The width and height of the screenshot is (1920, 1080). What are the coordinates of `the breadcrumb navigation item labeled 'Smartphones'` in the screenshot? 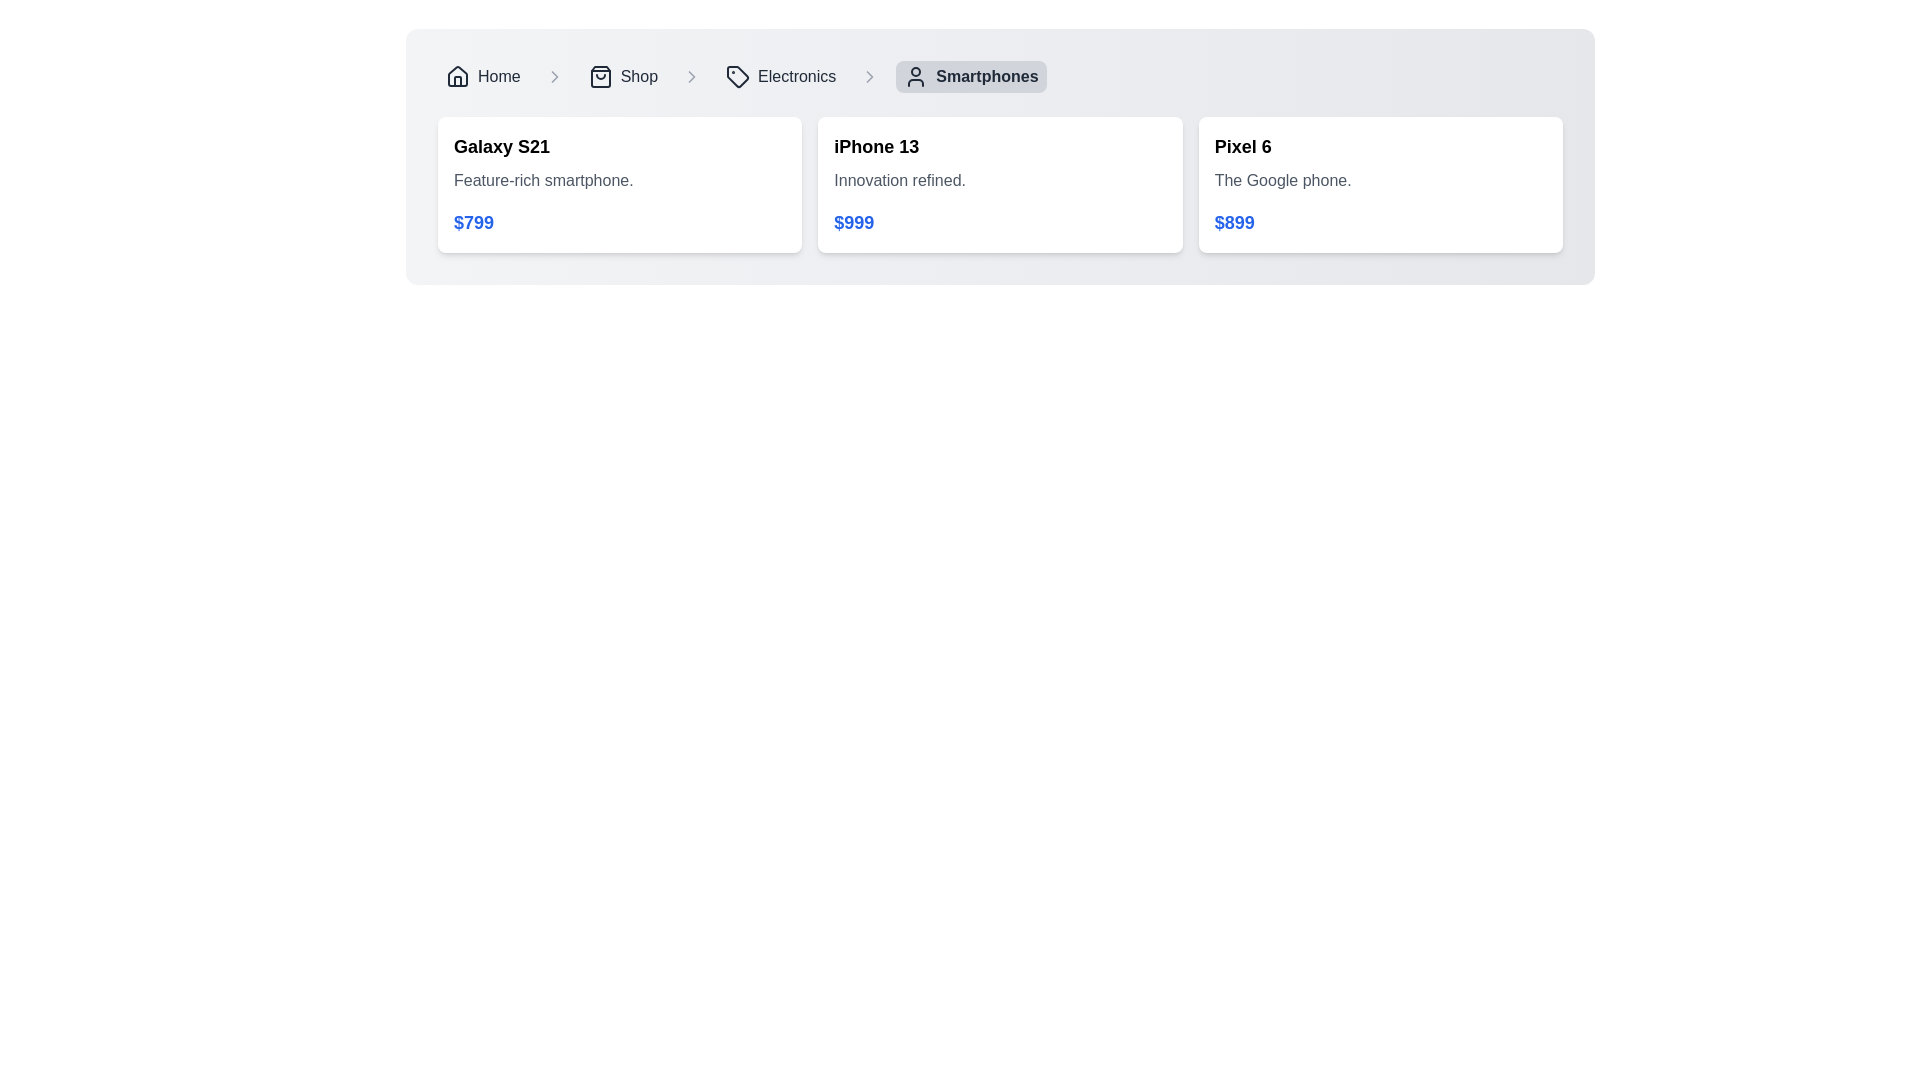 It's located at (971, 76).